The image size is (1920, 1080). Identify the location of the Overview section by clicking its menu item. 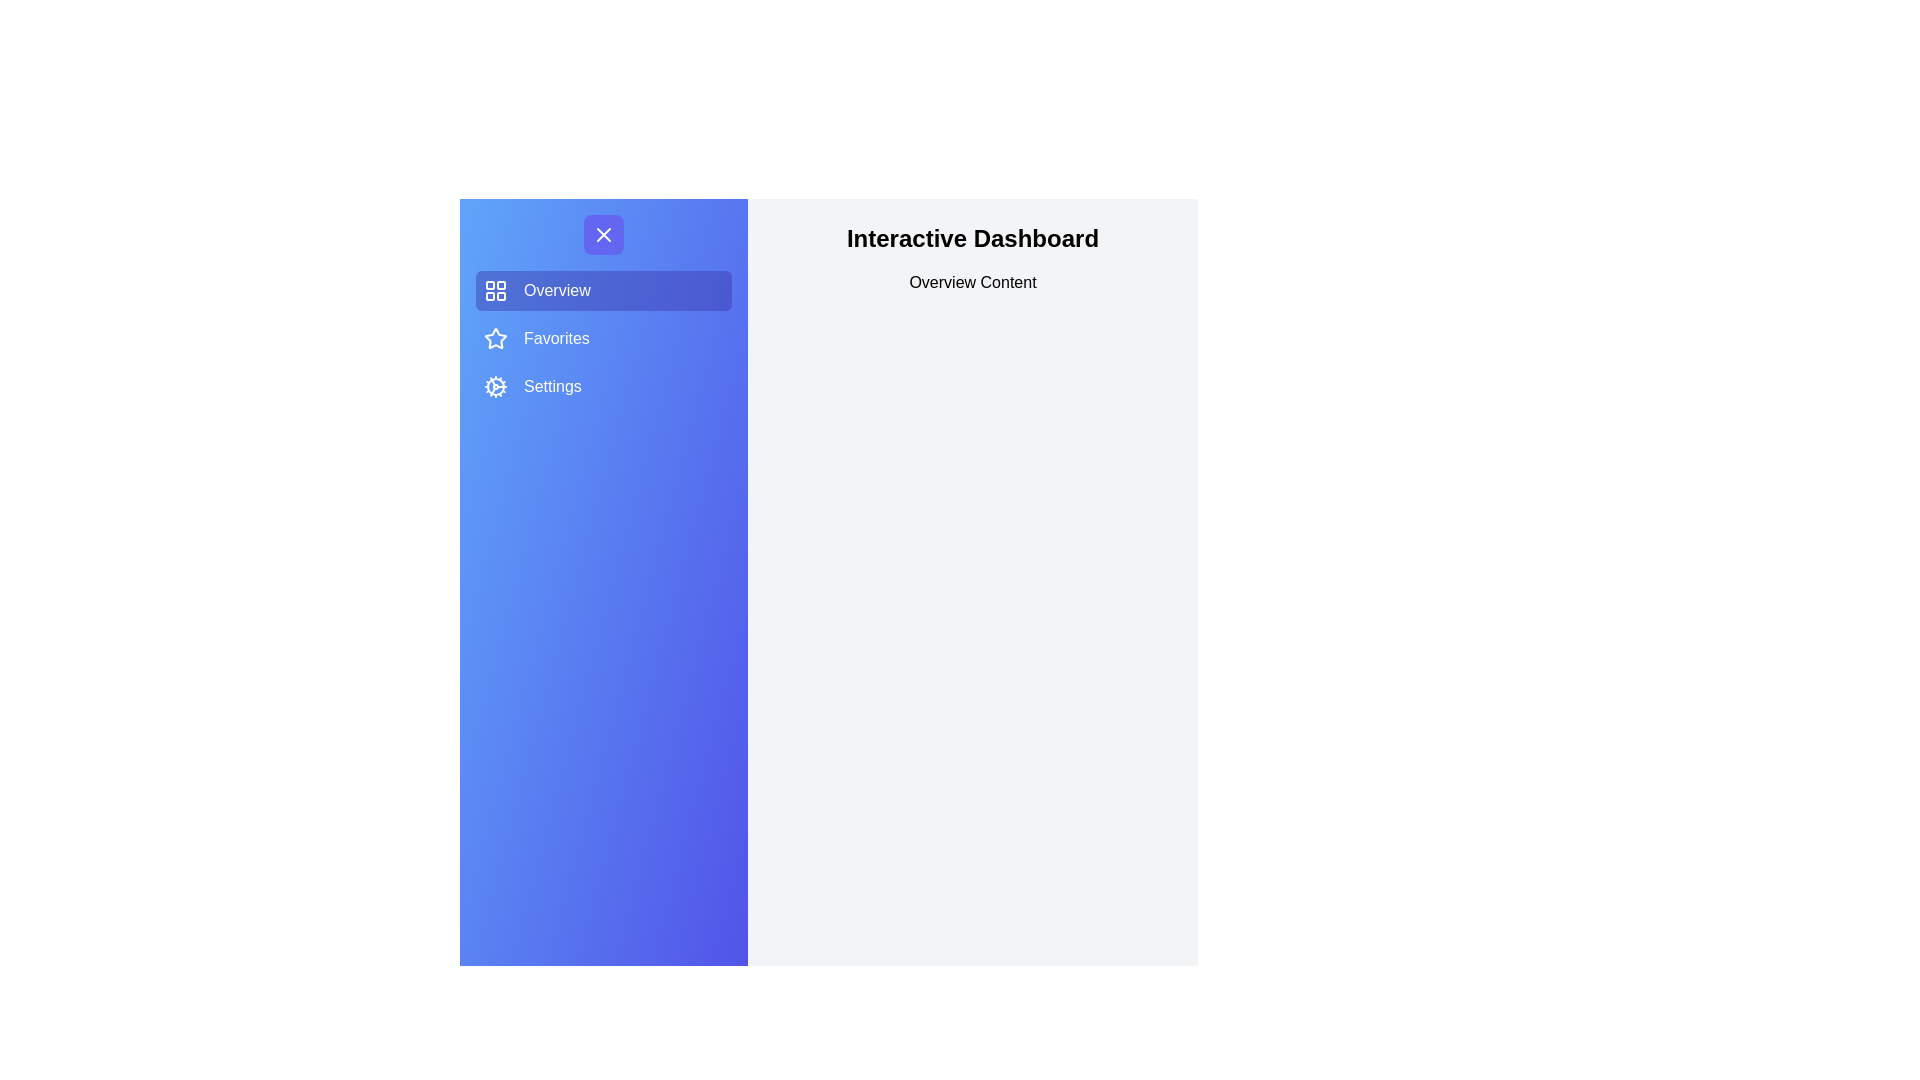
(603, 290).